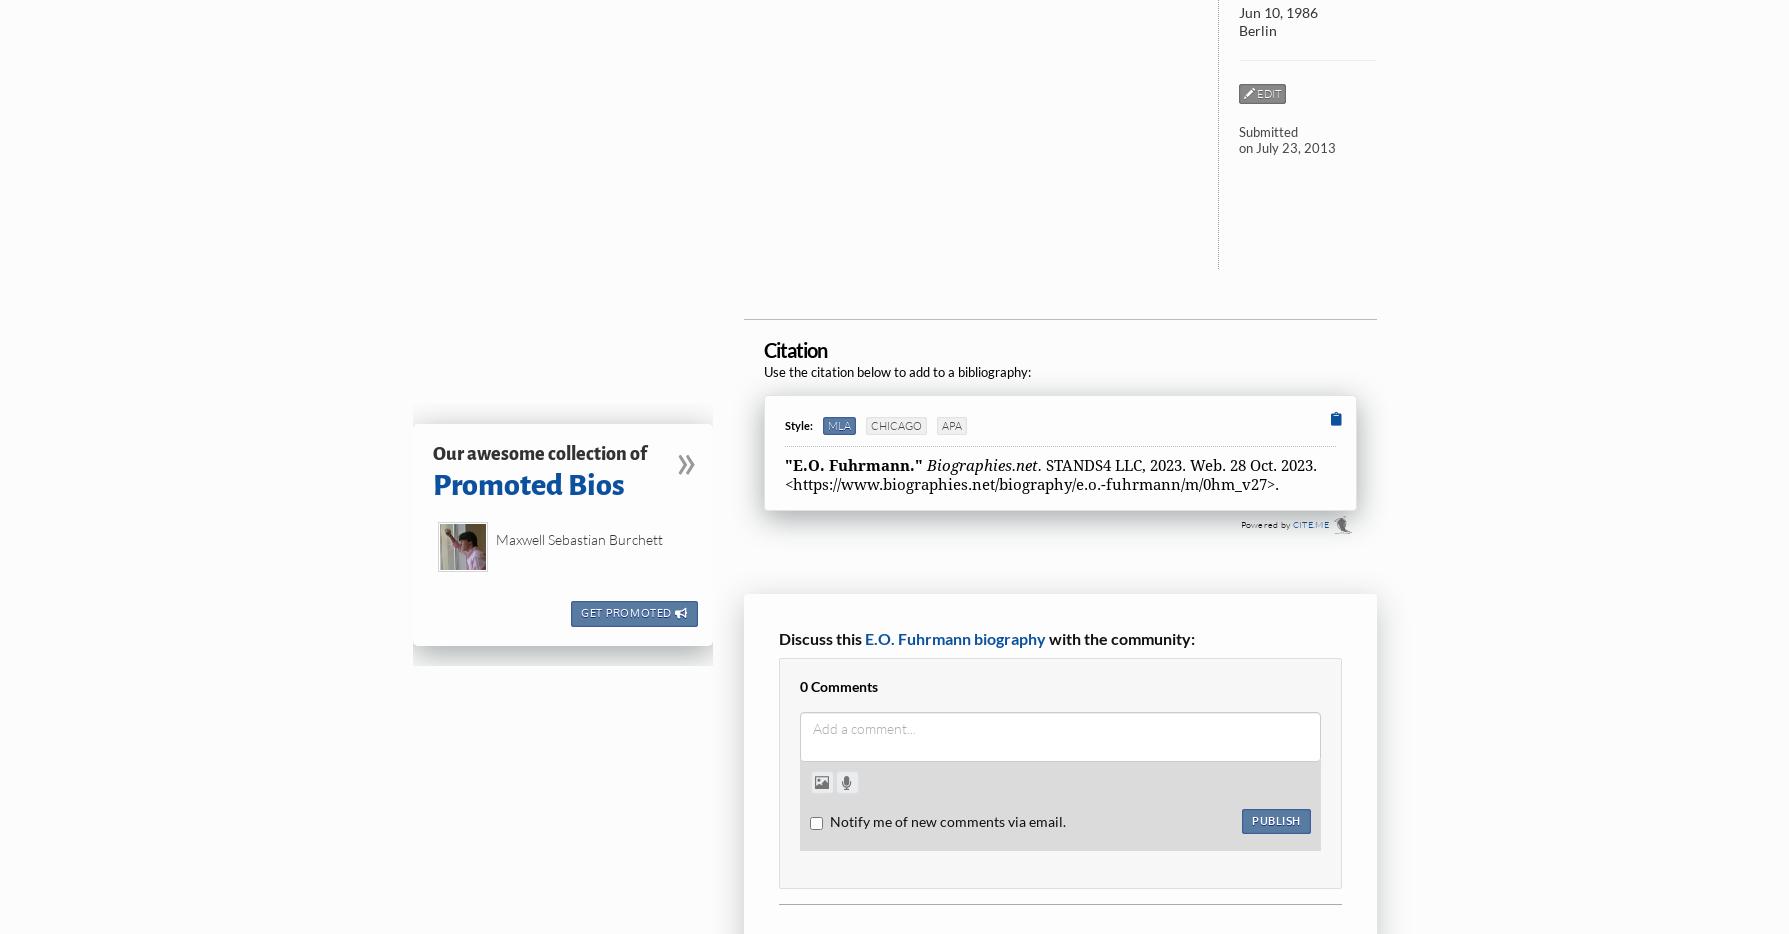 Image resolution: width=1789 pixels, height=934 pixels. Describe the element at coordinates (1239, 523) in the screenshot. I see `'Powered by'` at that location.